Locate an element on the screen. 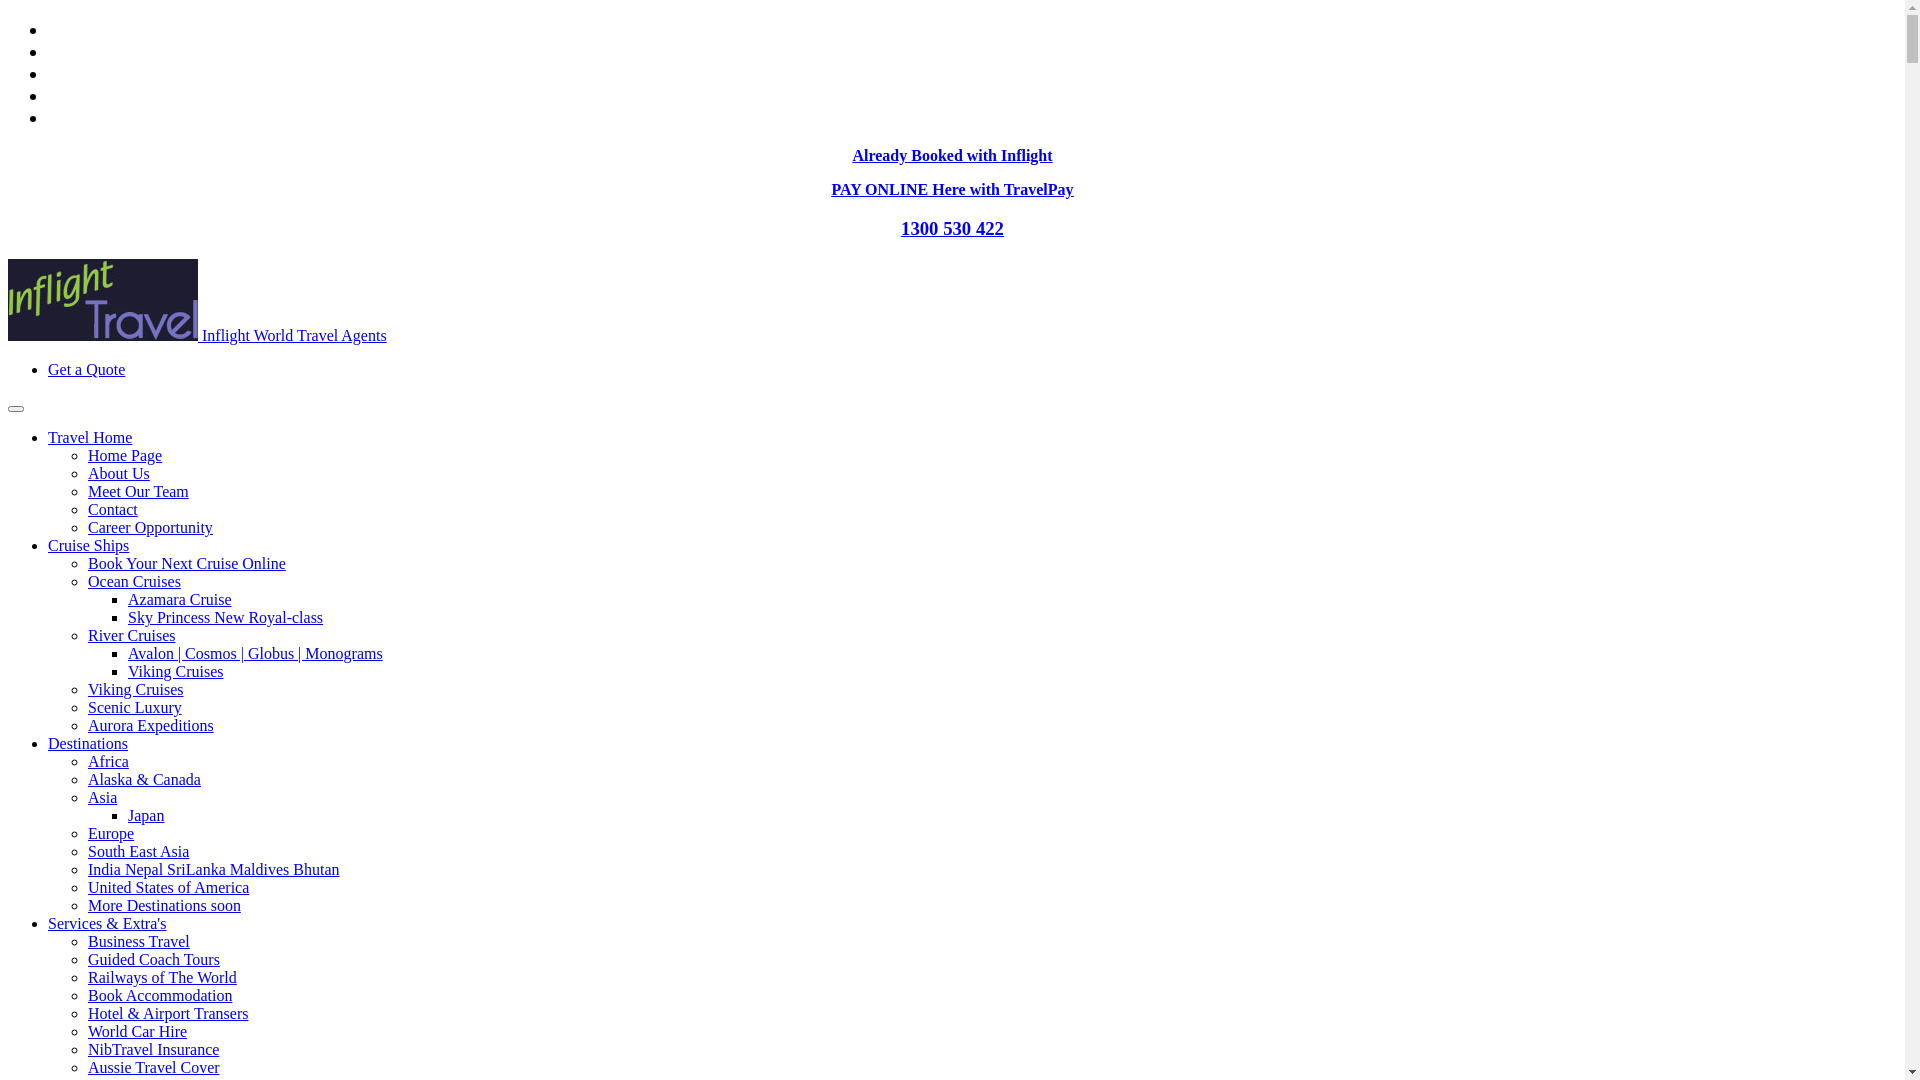  'Viking Cruises' is located at coordinates (175, 671).